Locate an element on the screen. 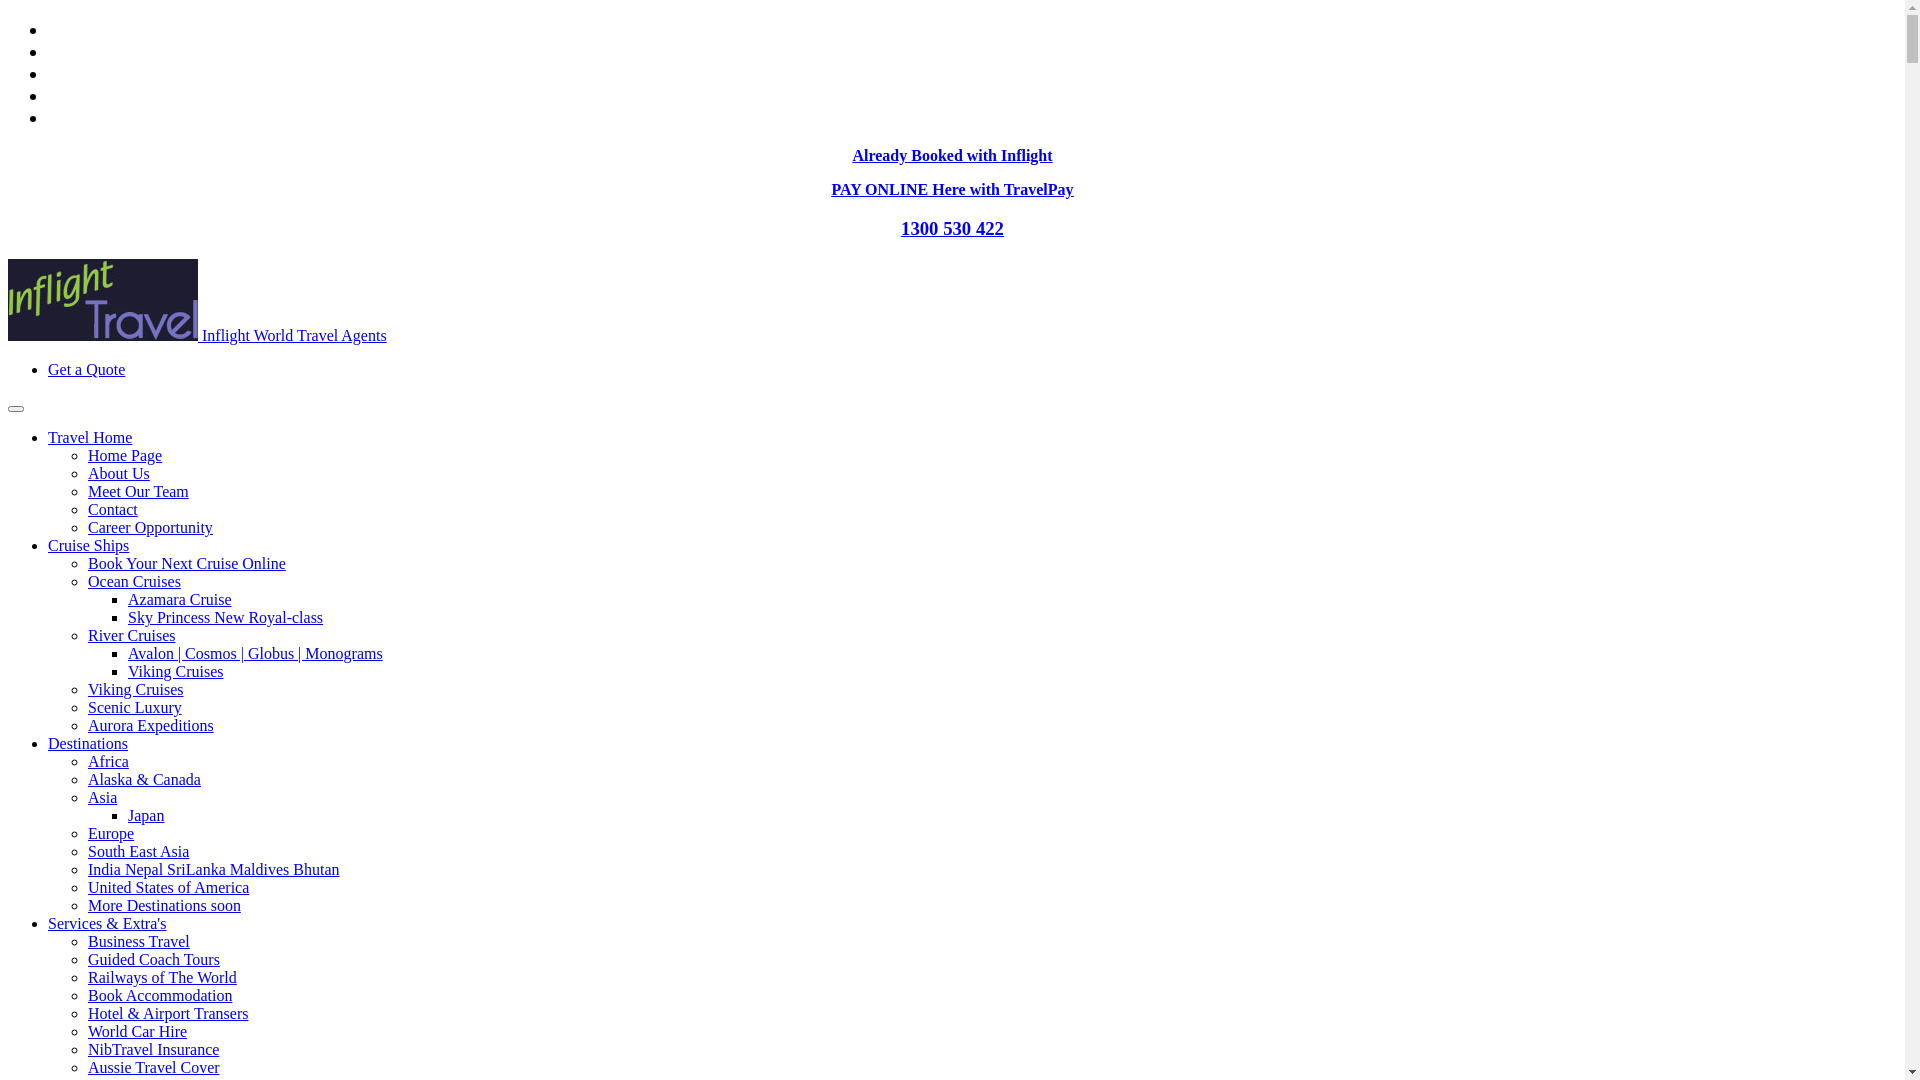  'Viking Cruises' is located at coordinates (175, 671).